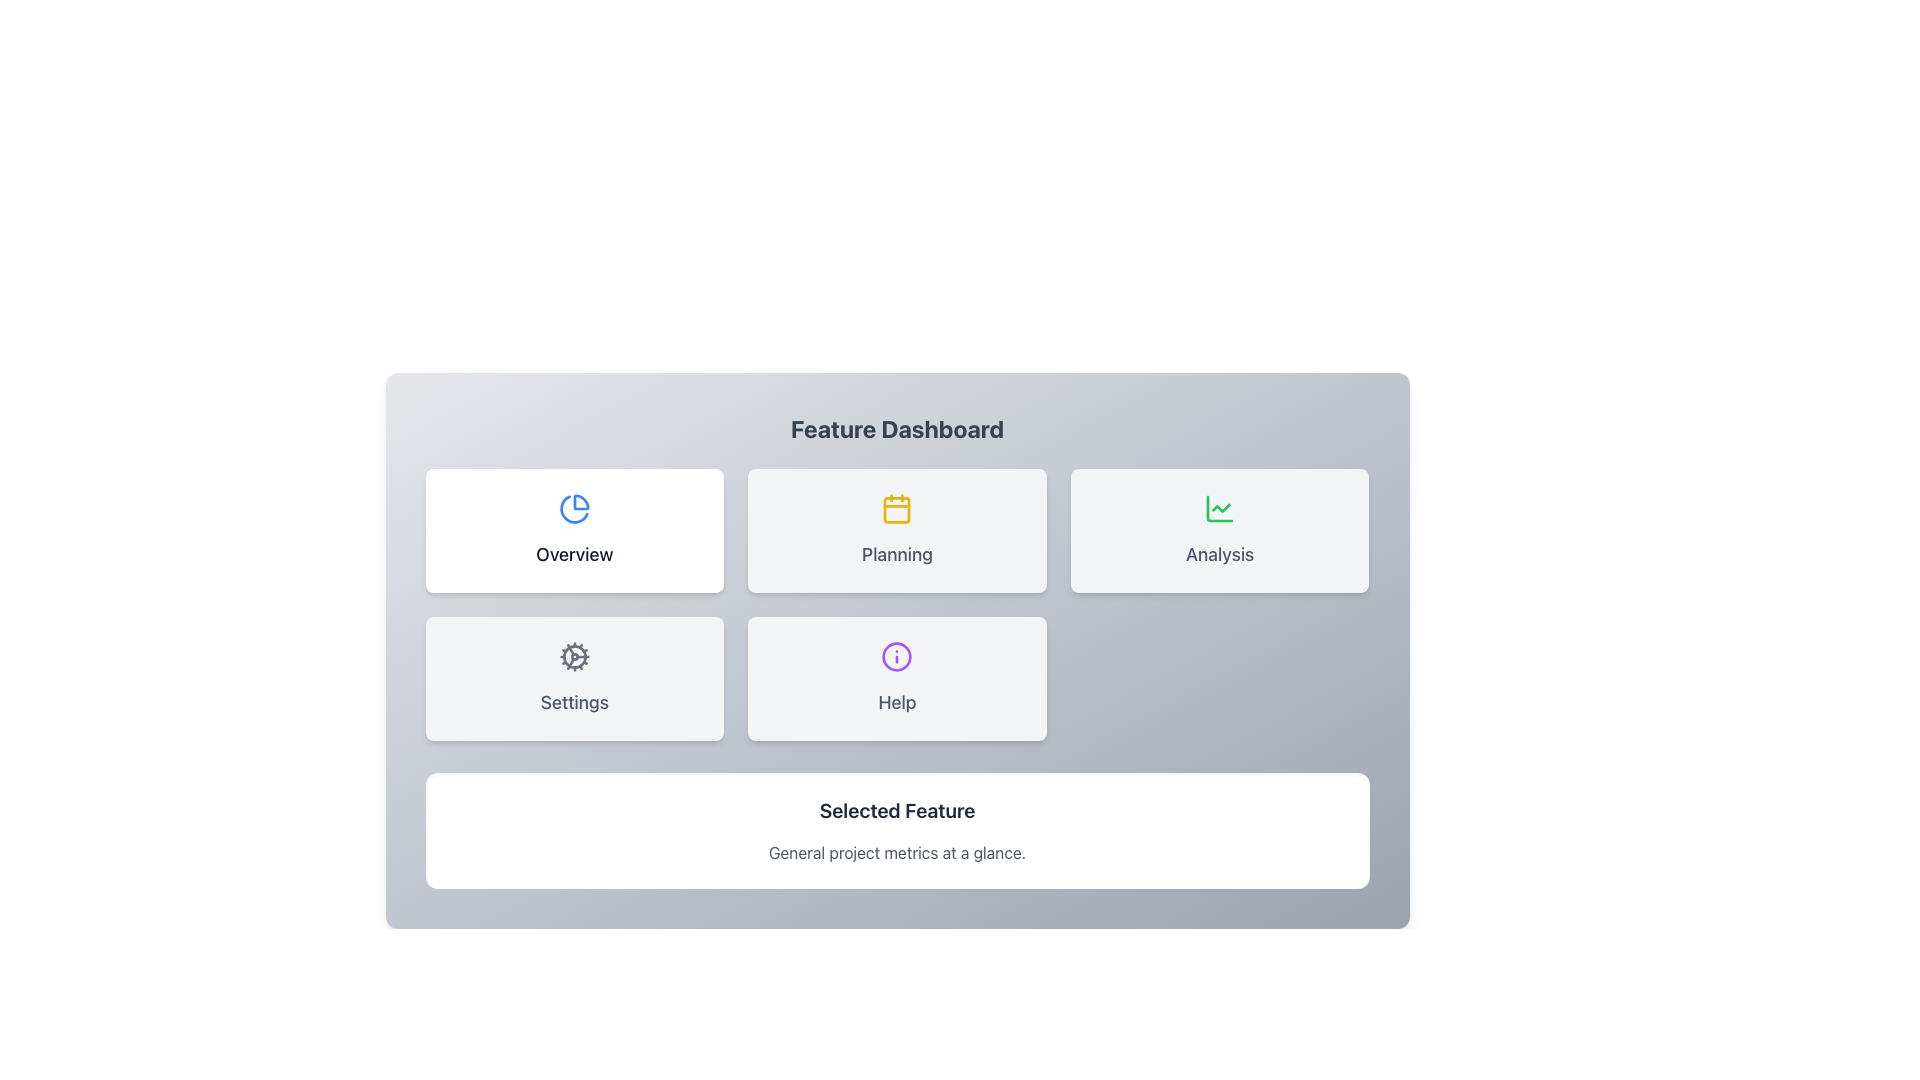  What do you see at coordinates (896, 508) in the screenshot?
I see `'Planning' icon located at the top part of the 'Planning' card in the dashboard, which is the middle card in the top row, by performing a right-click action` at bounding box center [896, 508].